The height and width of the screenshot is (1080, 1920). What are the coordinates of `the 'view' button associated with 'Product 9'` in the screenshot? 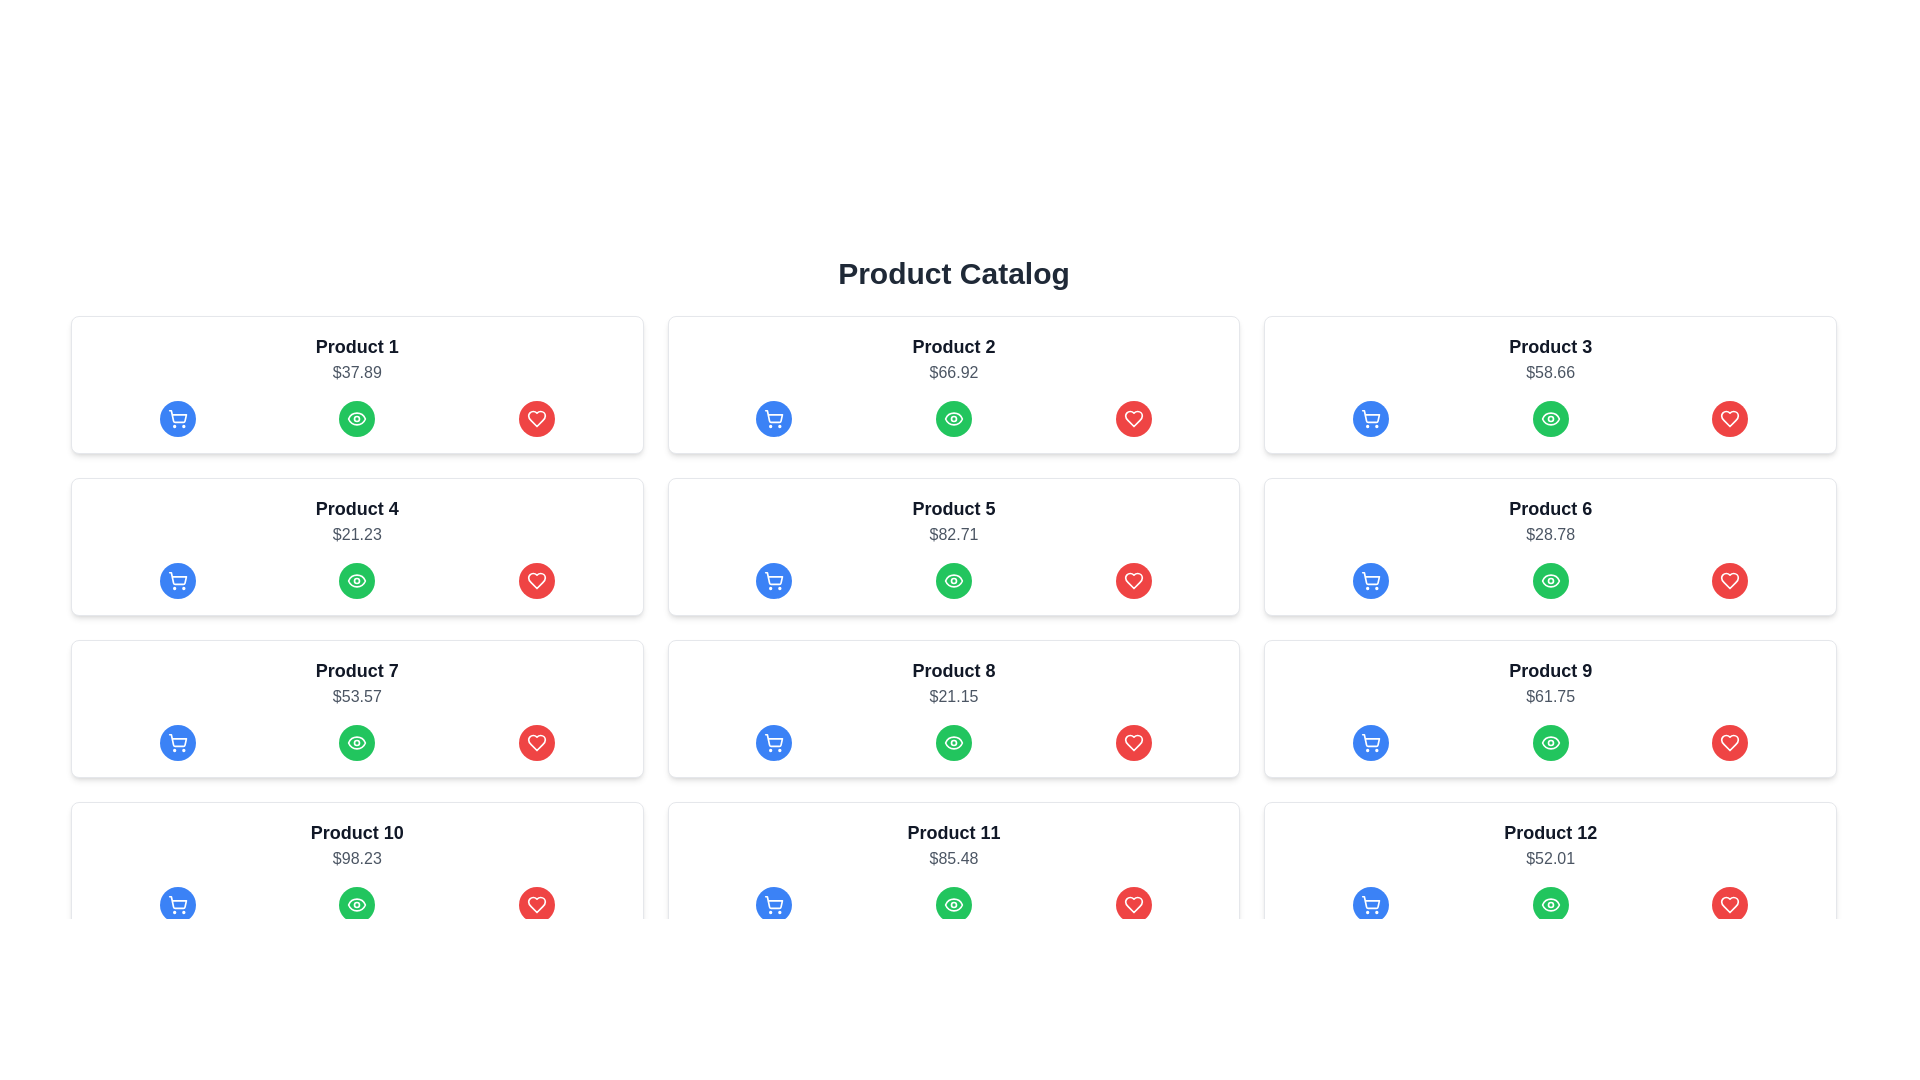 It's located at (1549, 743).